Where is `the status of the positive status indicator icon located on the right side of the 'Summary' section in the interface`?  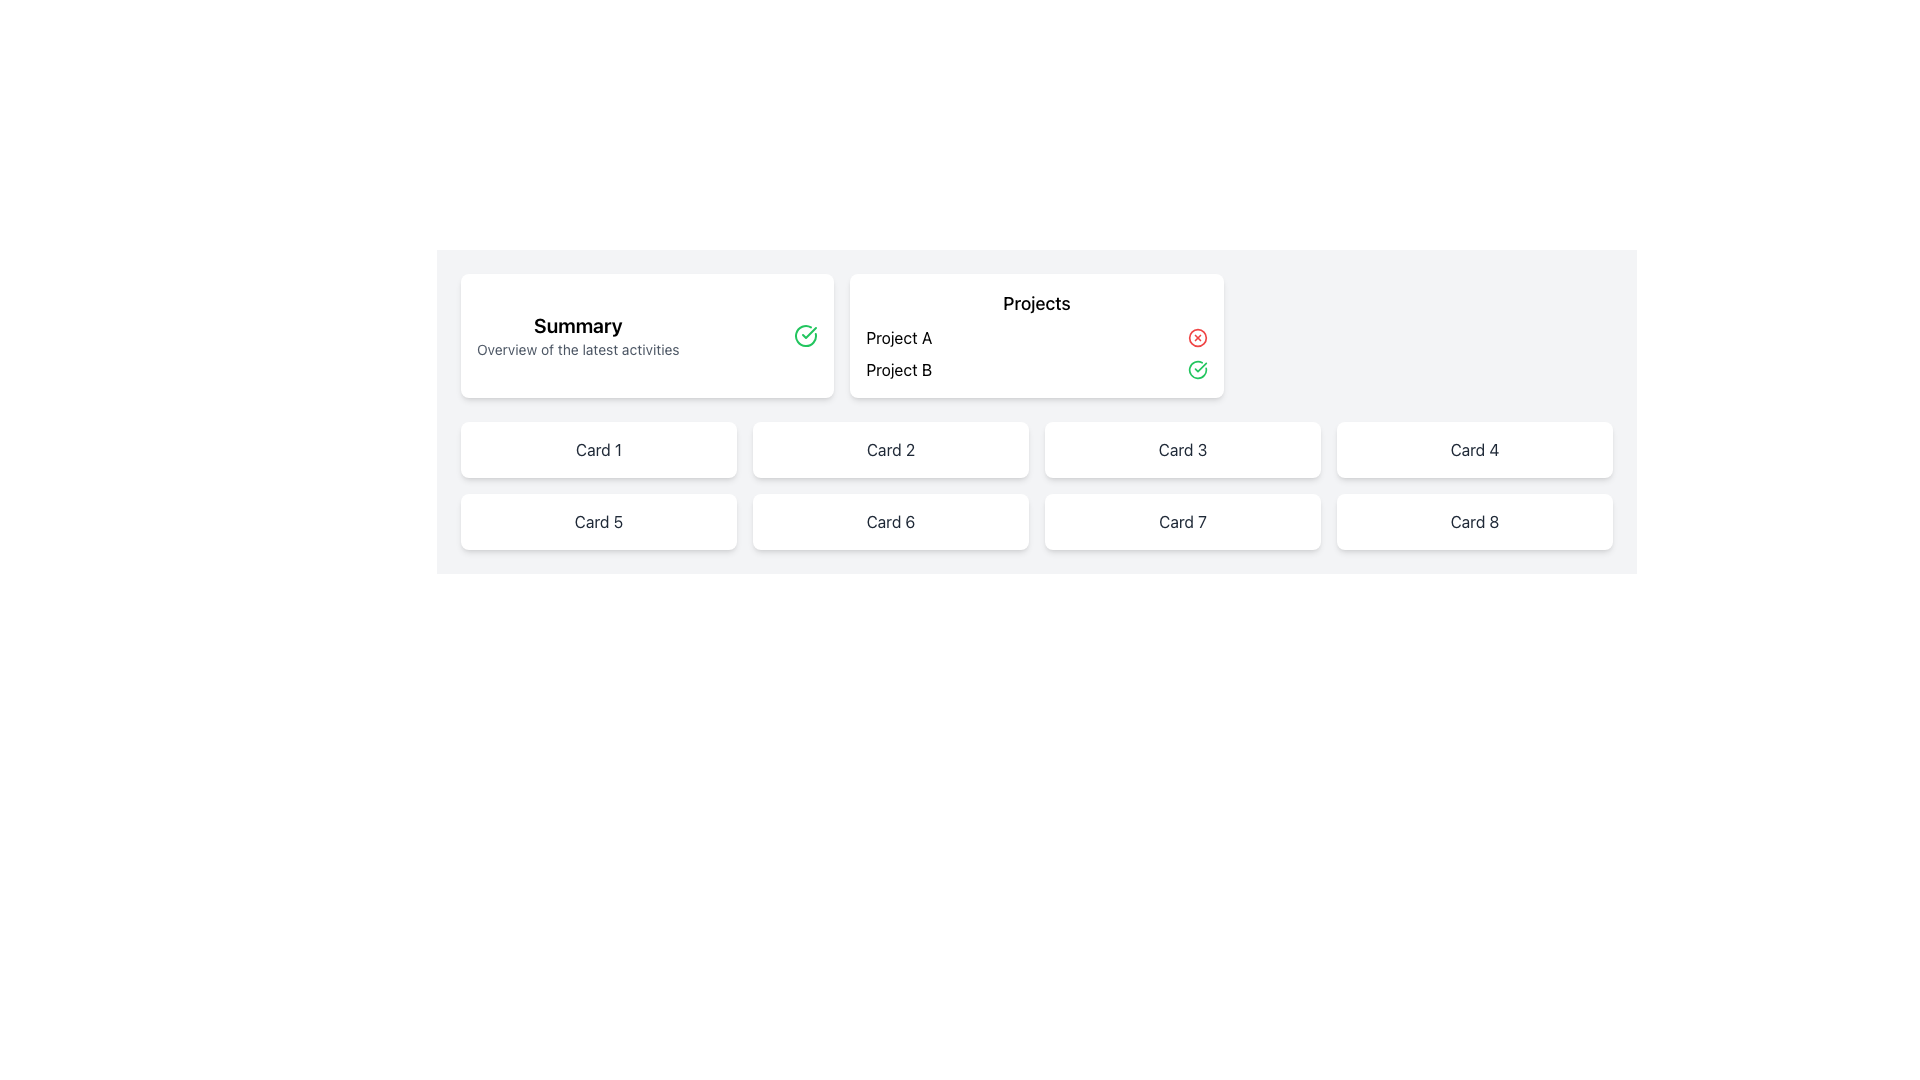
the status of the positive status indicator icon located on the right side of the 'Summary' section in the interface is located at coordinates (806, 334).